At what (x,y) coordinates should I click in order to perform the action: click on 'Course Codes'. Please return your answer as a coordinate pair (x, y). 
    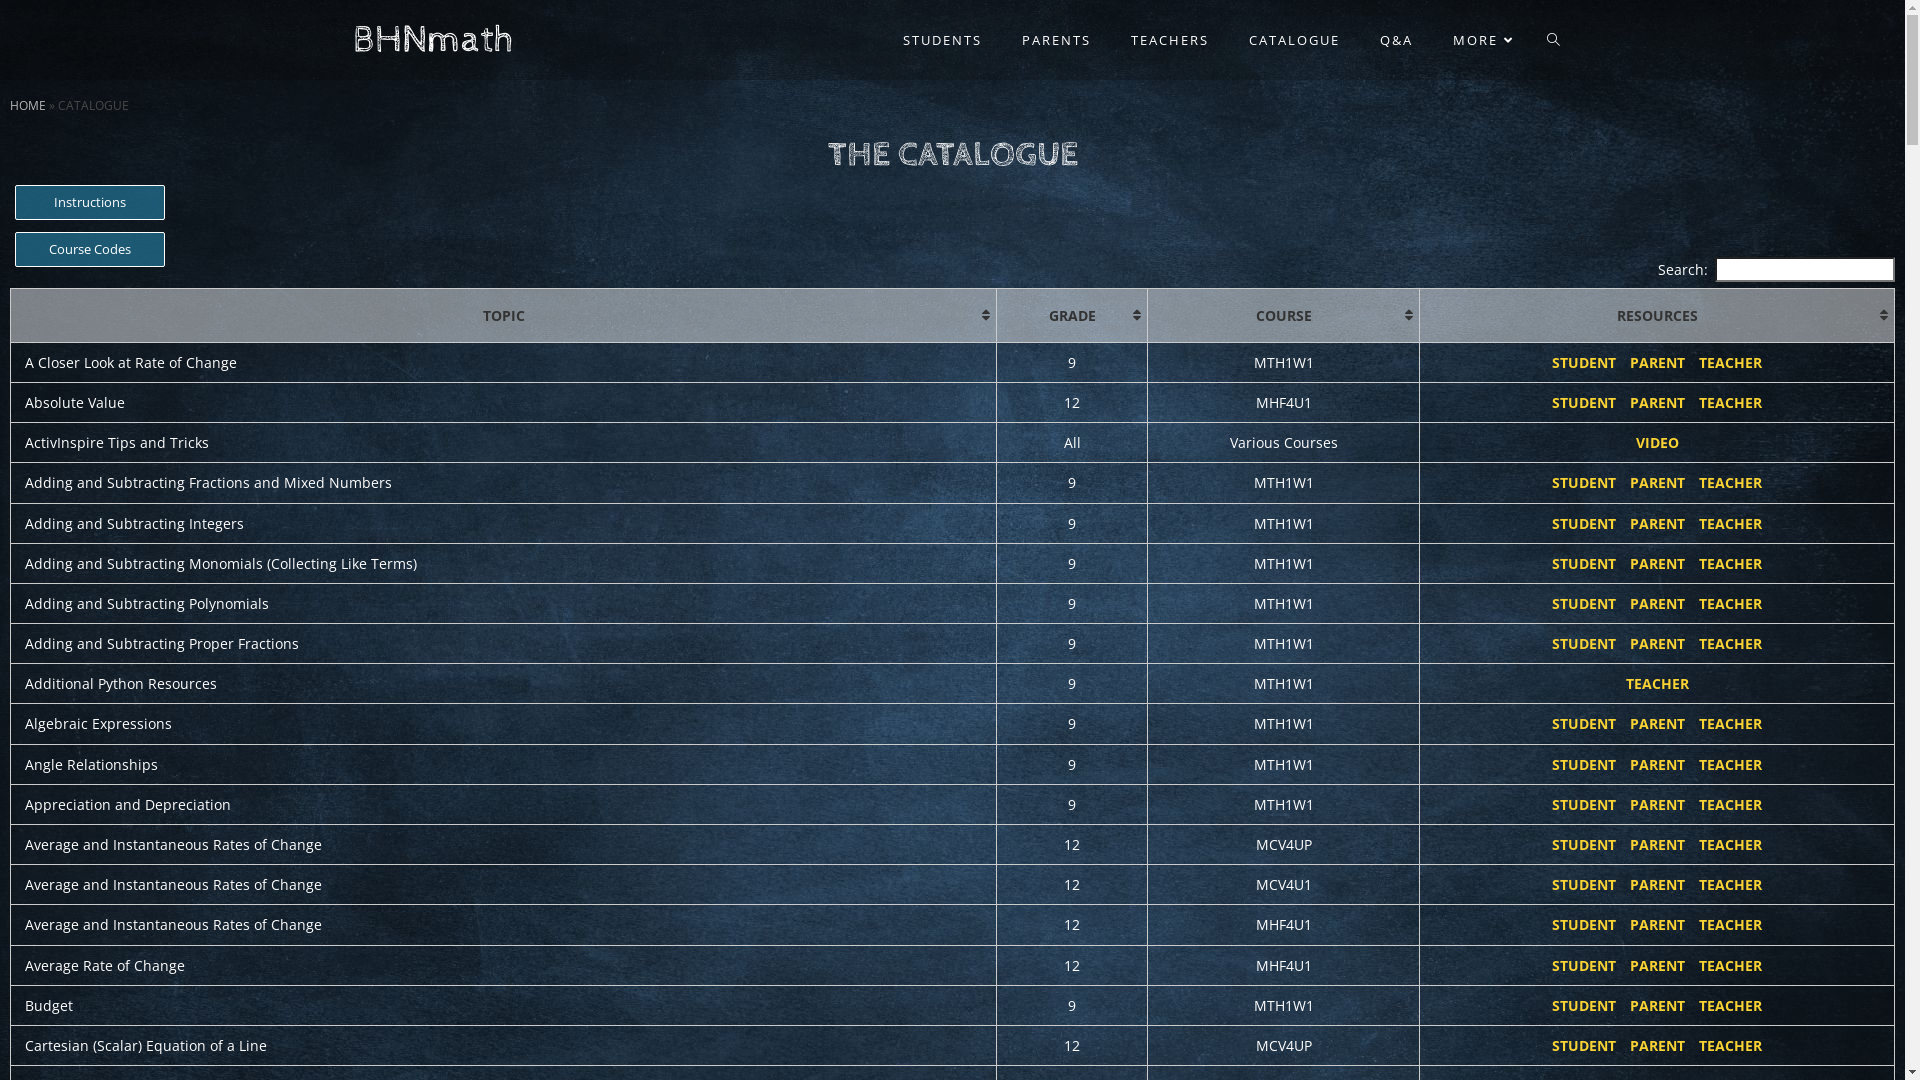
    Looking at the image, I should click on (14, 248).